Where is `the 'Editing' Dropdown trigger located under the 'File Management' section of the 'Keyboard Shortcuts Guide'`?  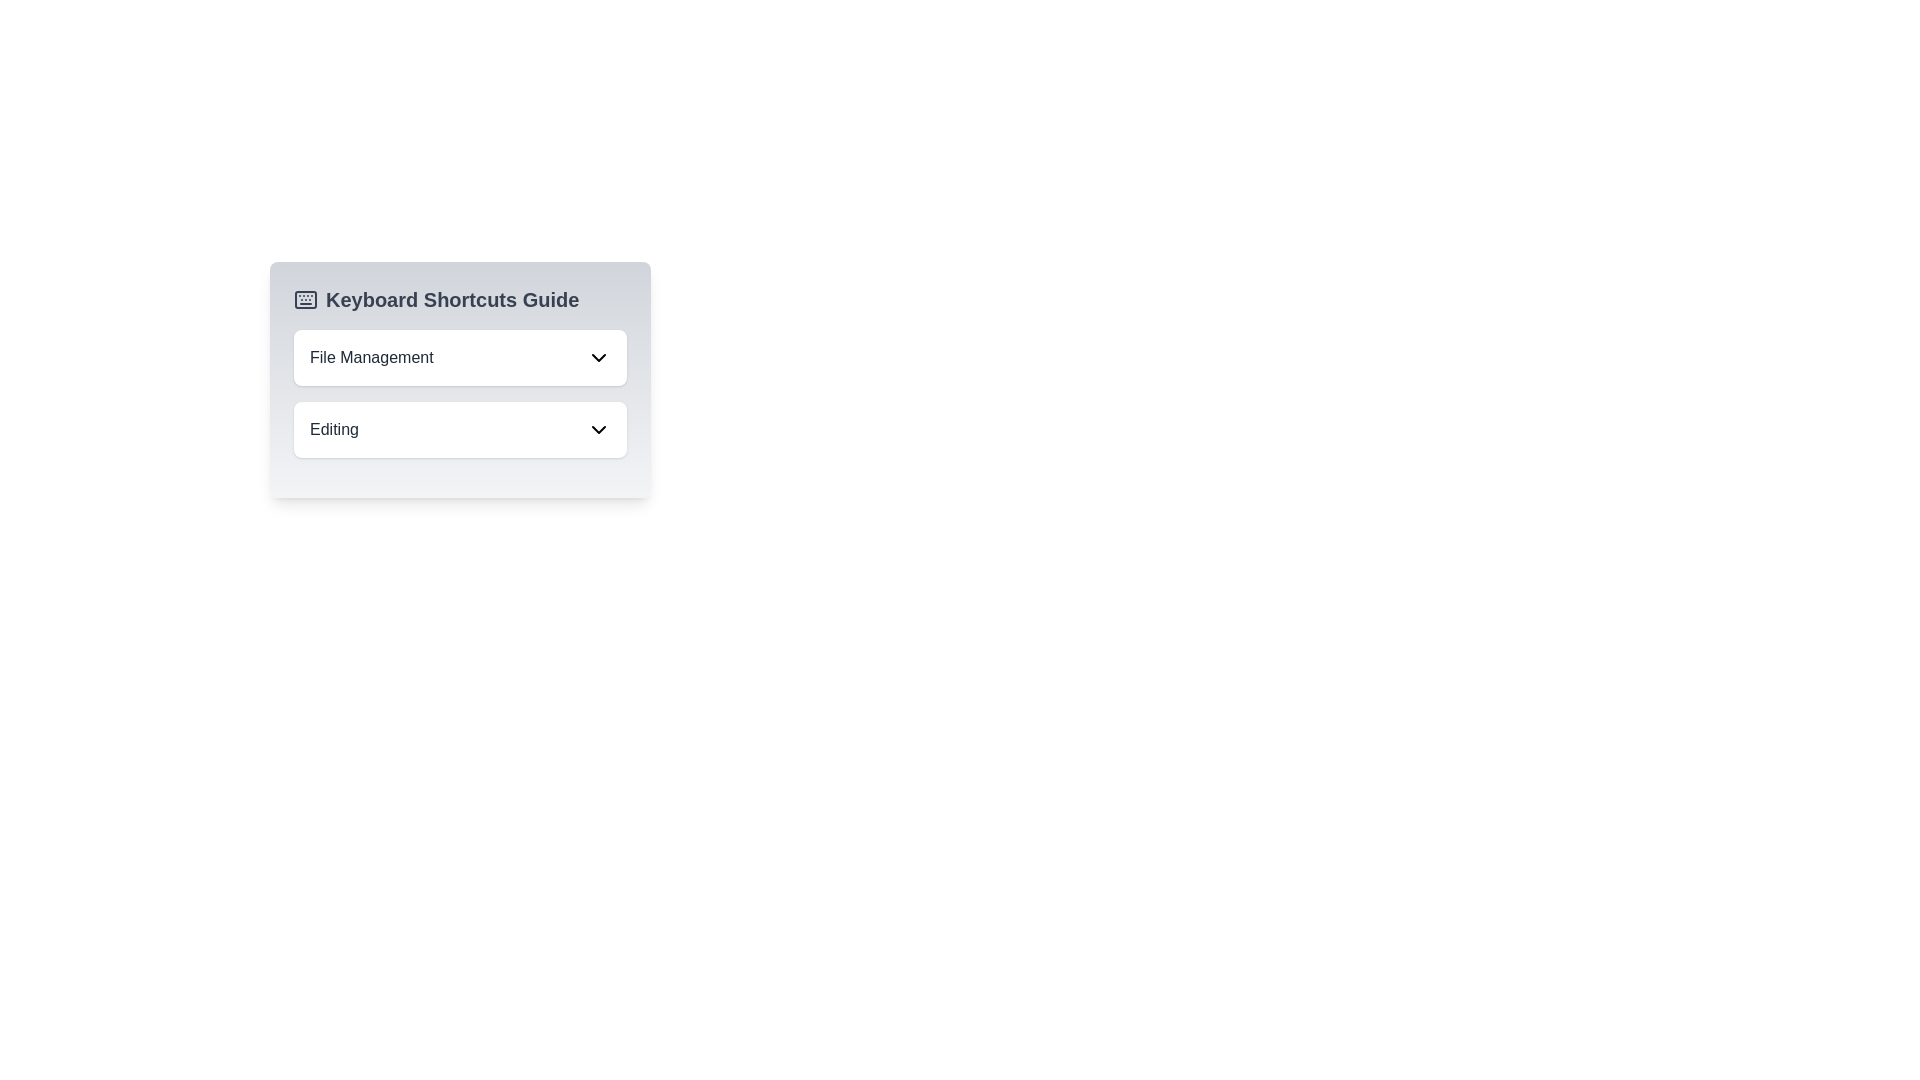
the 'Editing' Dropdown trigger located under the 'File Management' section of the 'Keyboard Shortcuts Guide' is located at coordinates (459, 428).